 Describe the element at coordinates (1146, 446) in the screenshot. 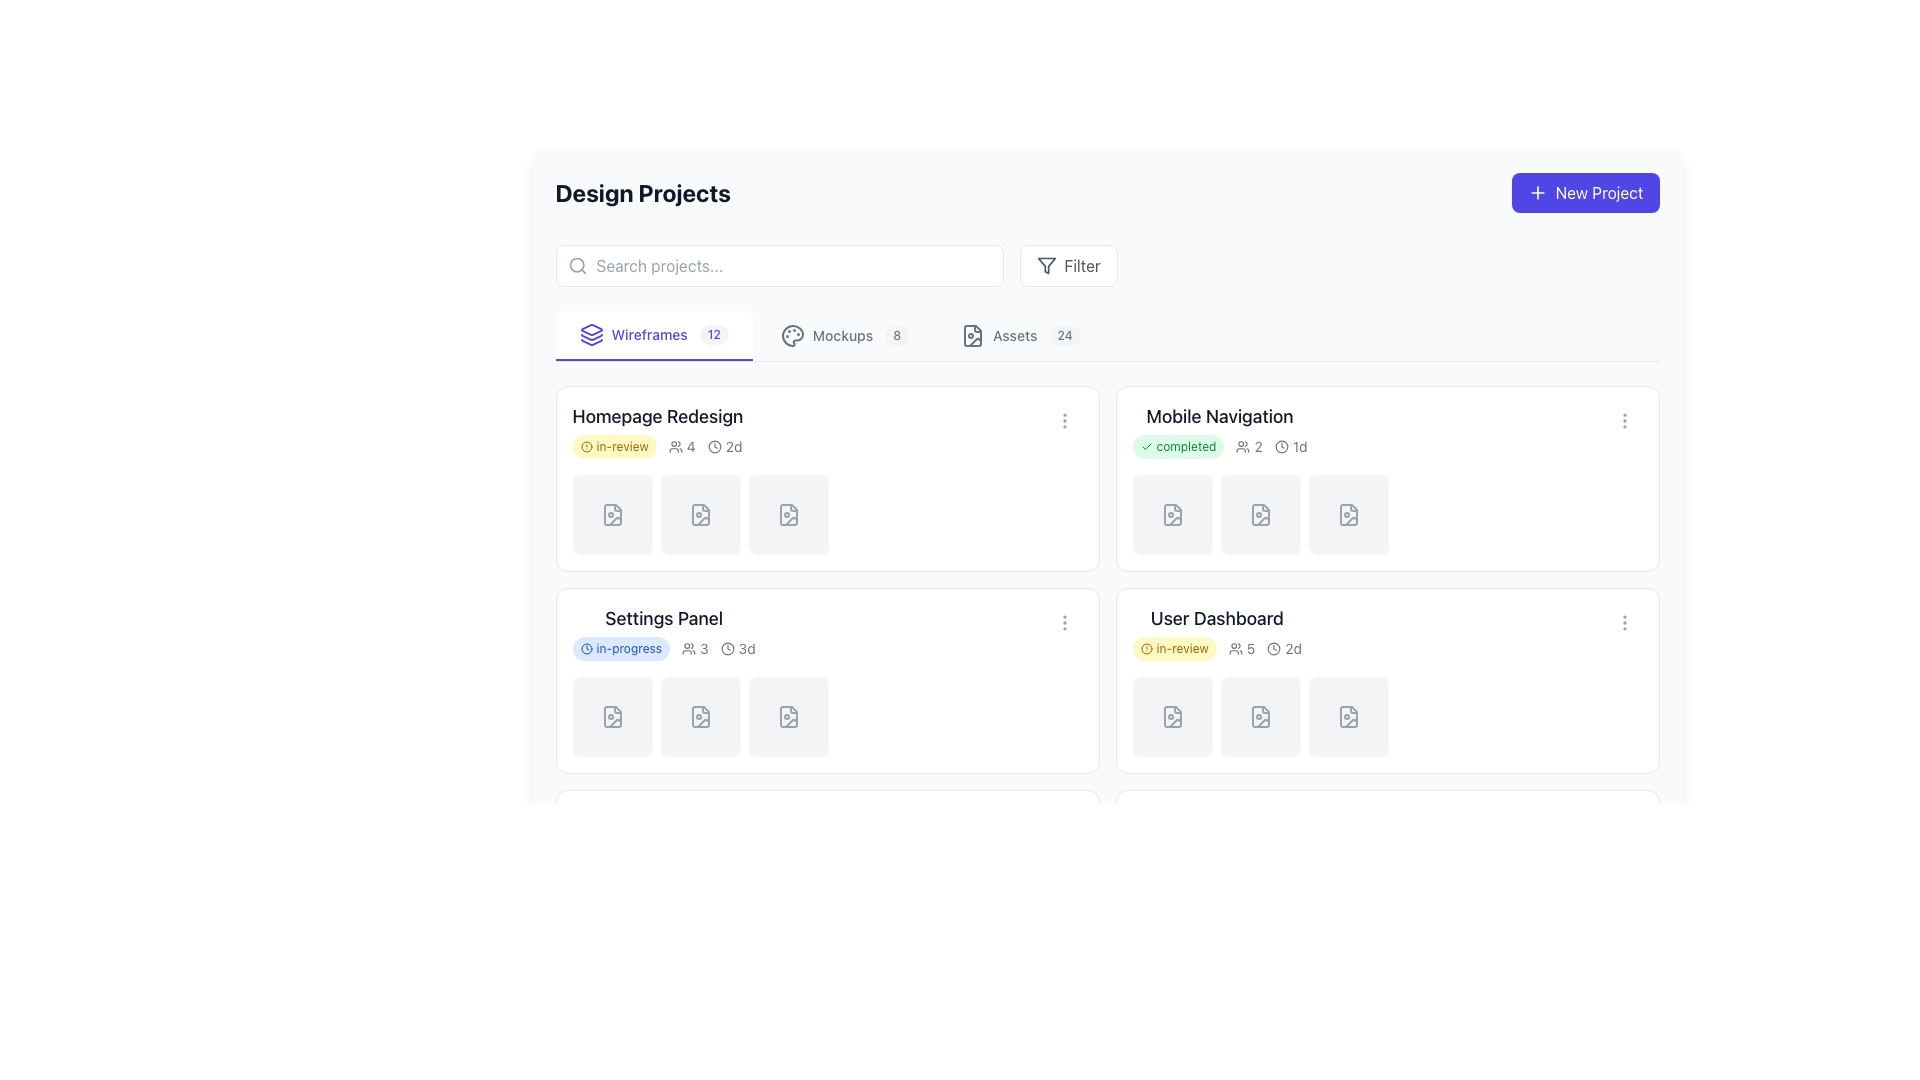

I see `the SVG-based checkmark icon within the 'completed' badge located at the top right corner of the 'Mobile Navigation' card` at that location.